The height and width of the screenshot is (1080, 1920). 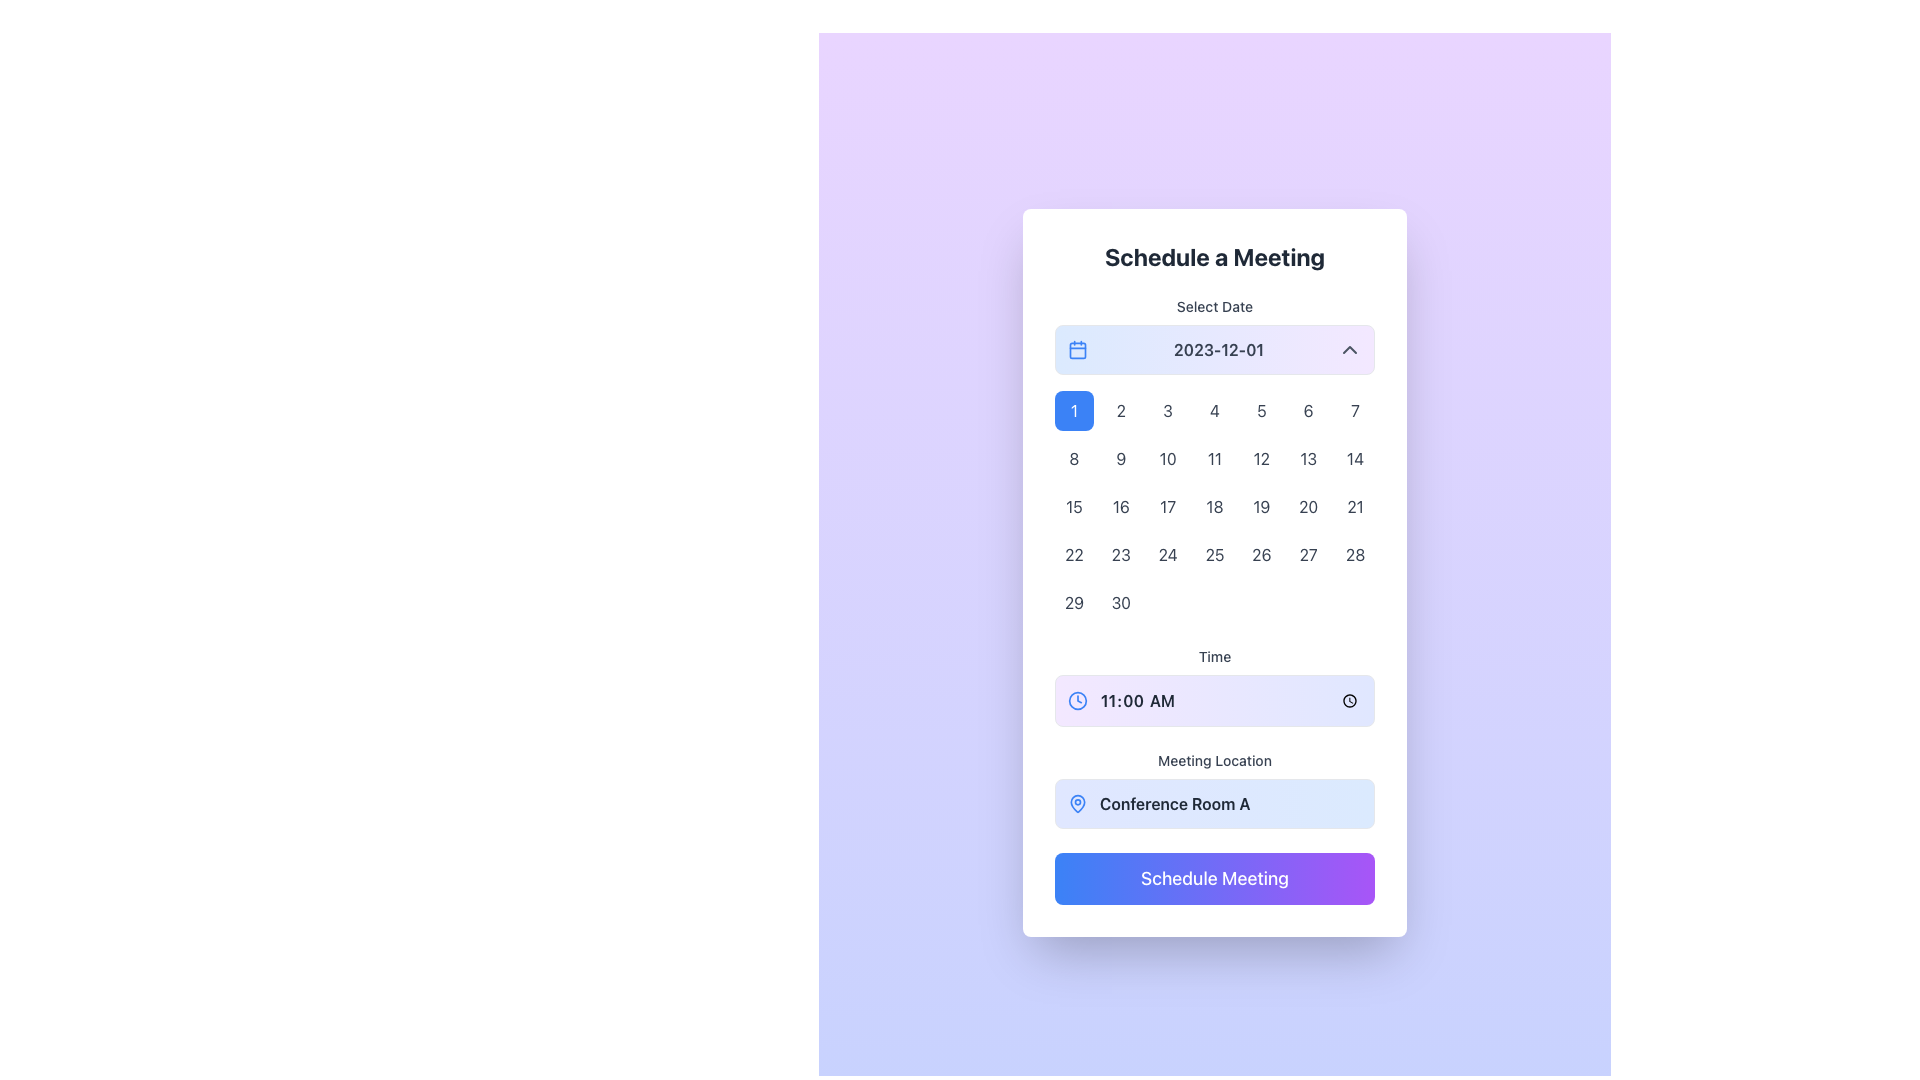 I want to click on the selectable date option button for the '24th' in the calendar, so click(x=1168, y=555).